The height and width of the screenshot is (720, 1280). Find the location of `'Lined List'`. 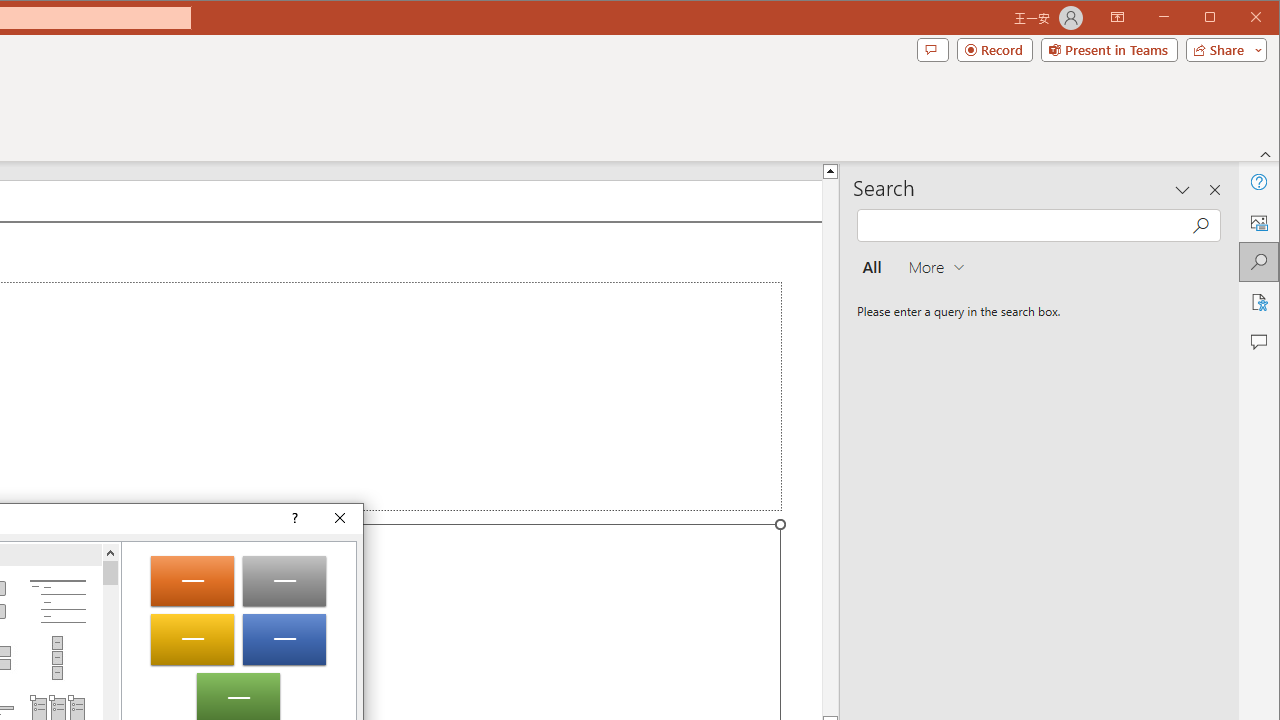

'Lined List' is located at coordinates (57, 600).